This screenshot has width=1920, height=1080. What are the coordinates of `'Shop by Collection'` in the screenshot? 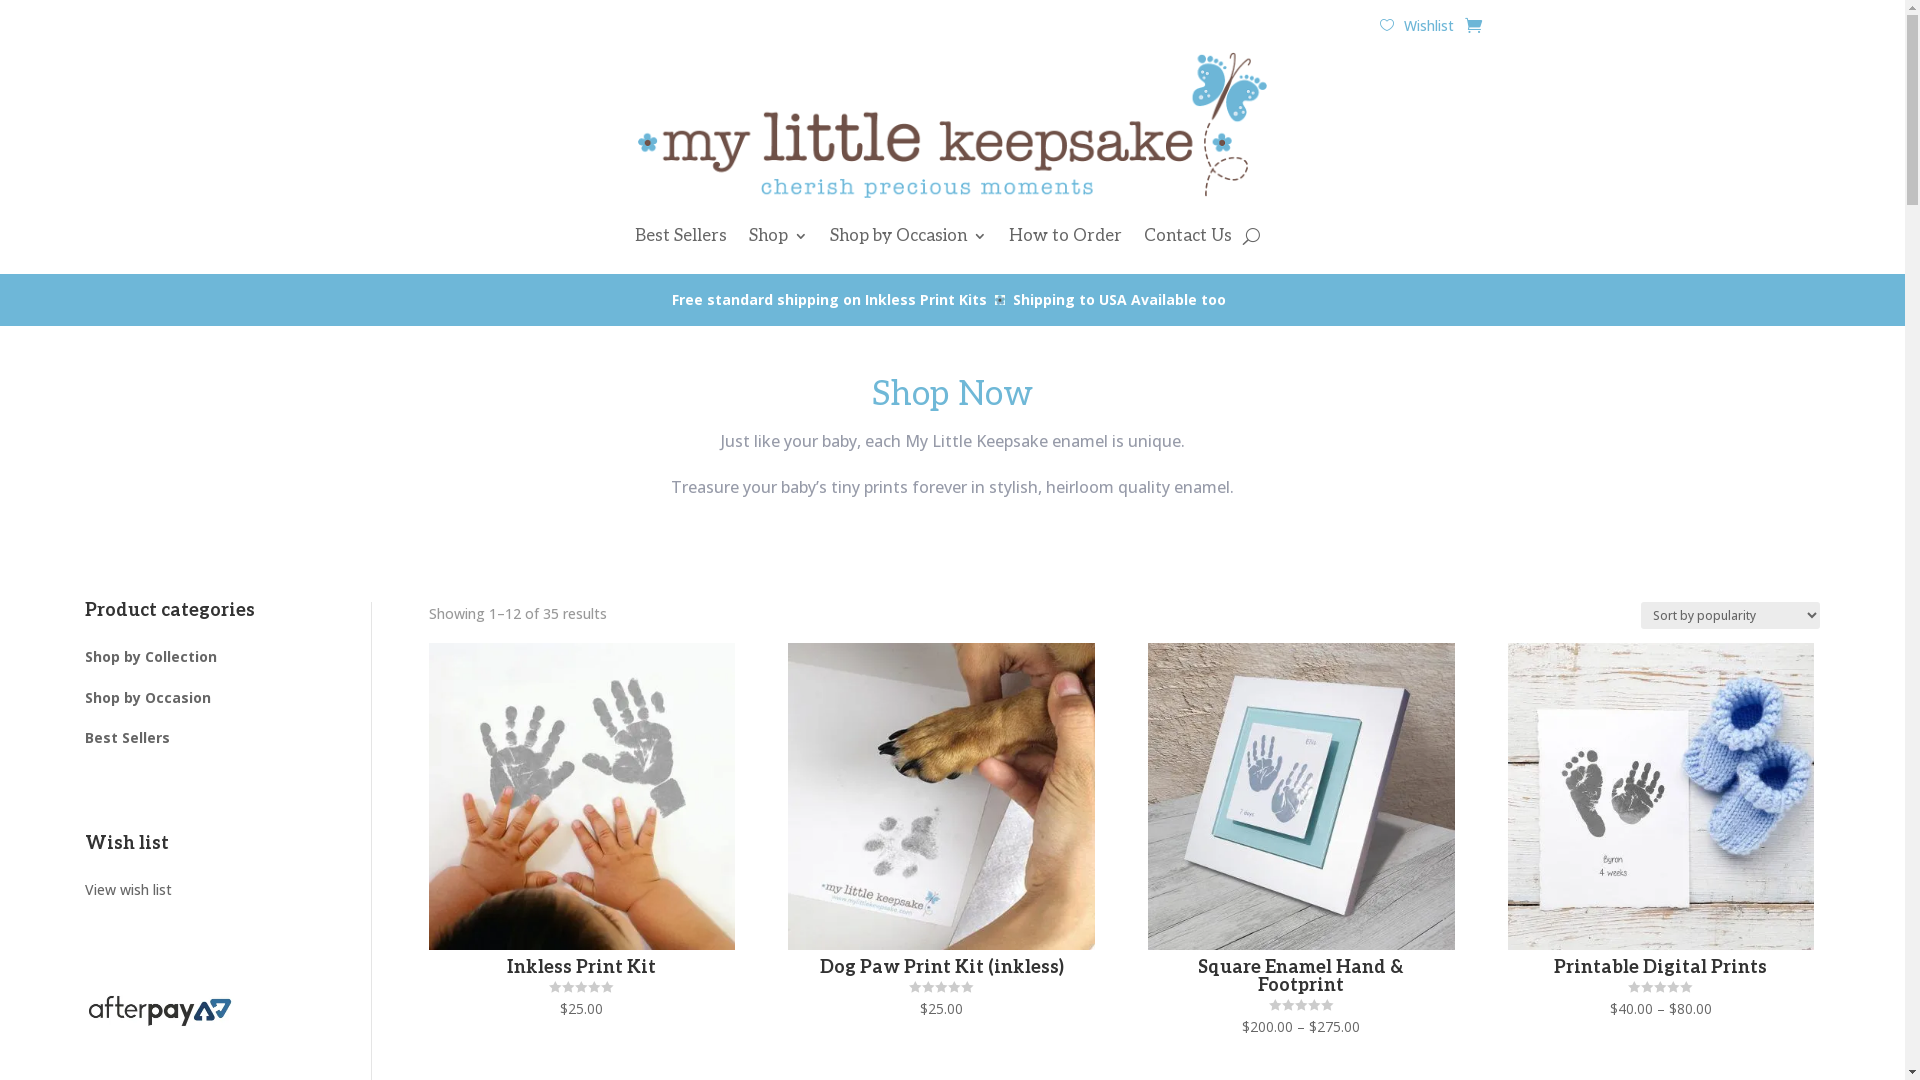 It's located at (149, 656).